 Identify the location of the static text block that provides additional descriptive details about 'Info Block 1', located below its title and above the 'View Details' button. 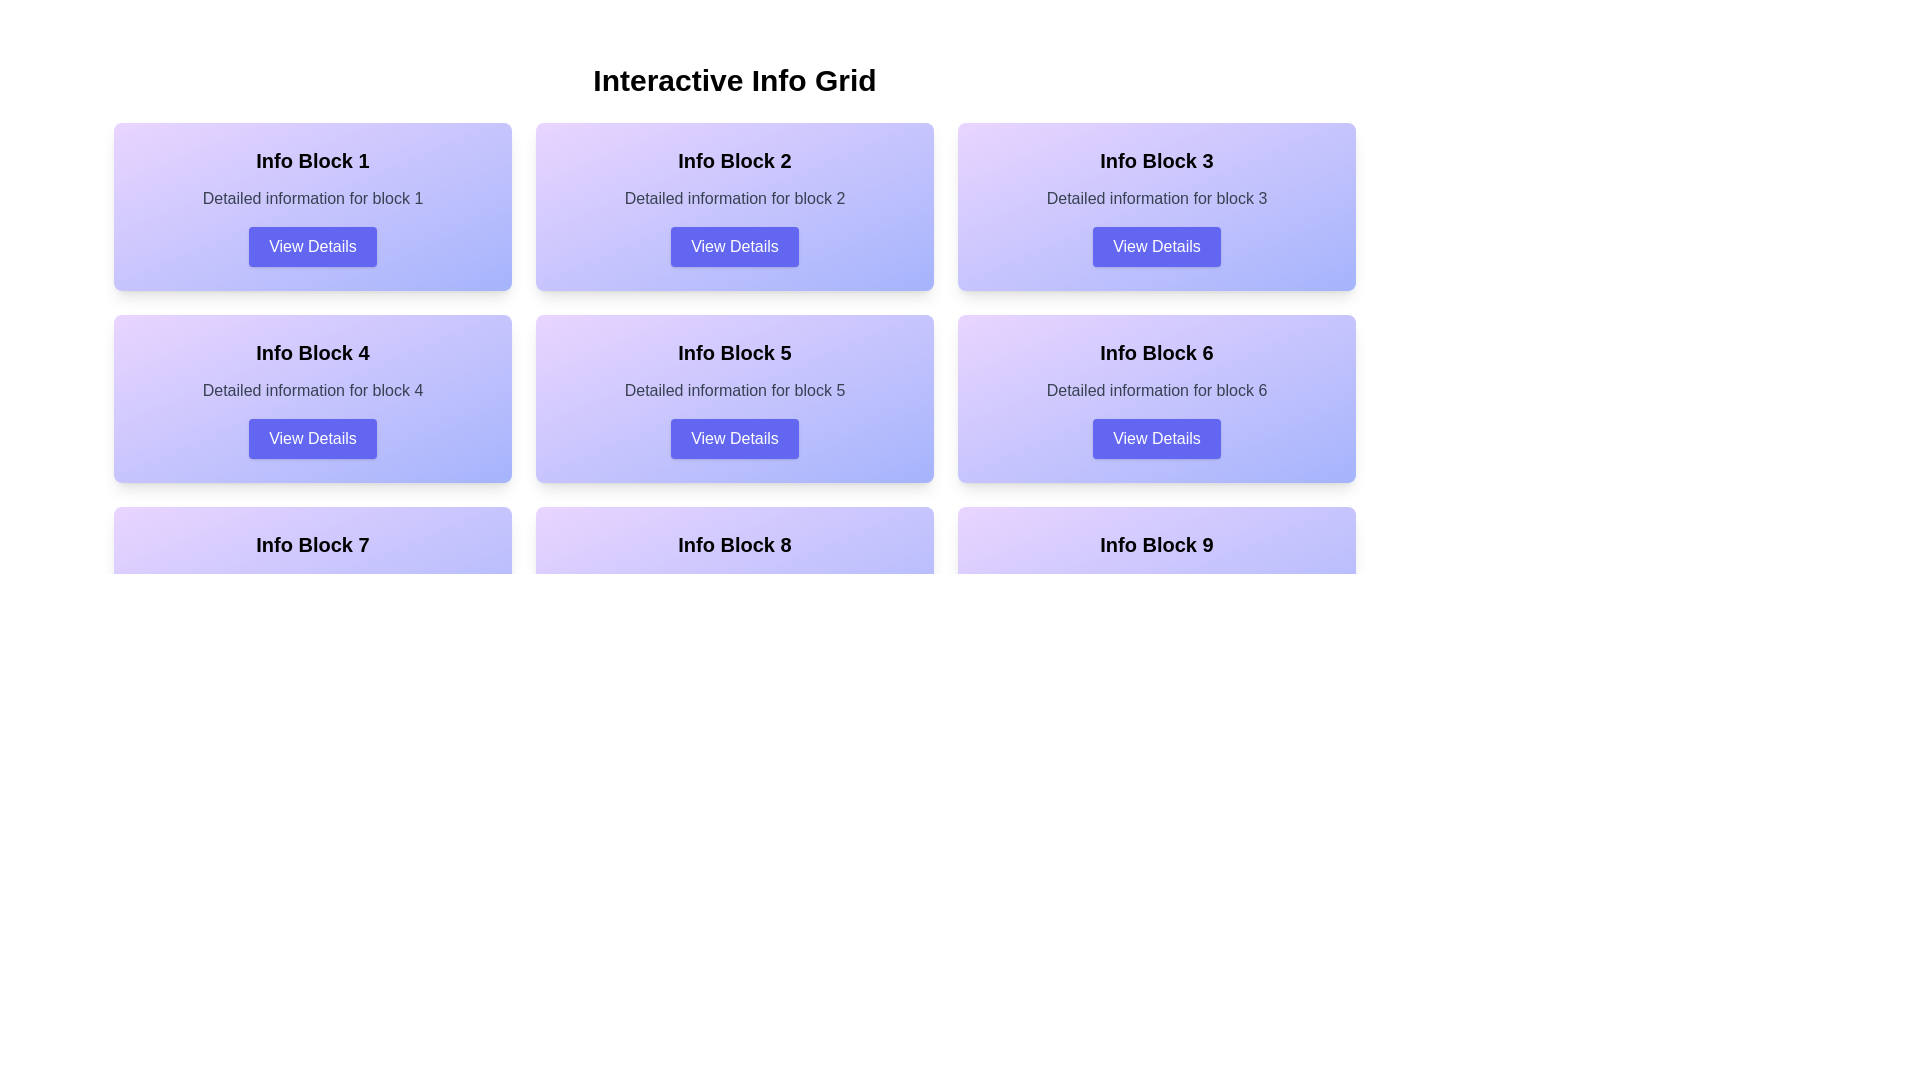
(311, 199).